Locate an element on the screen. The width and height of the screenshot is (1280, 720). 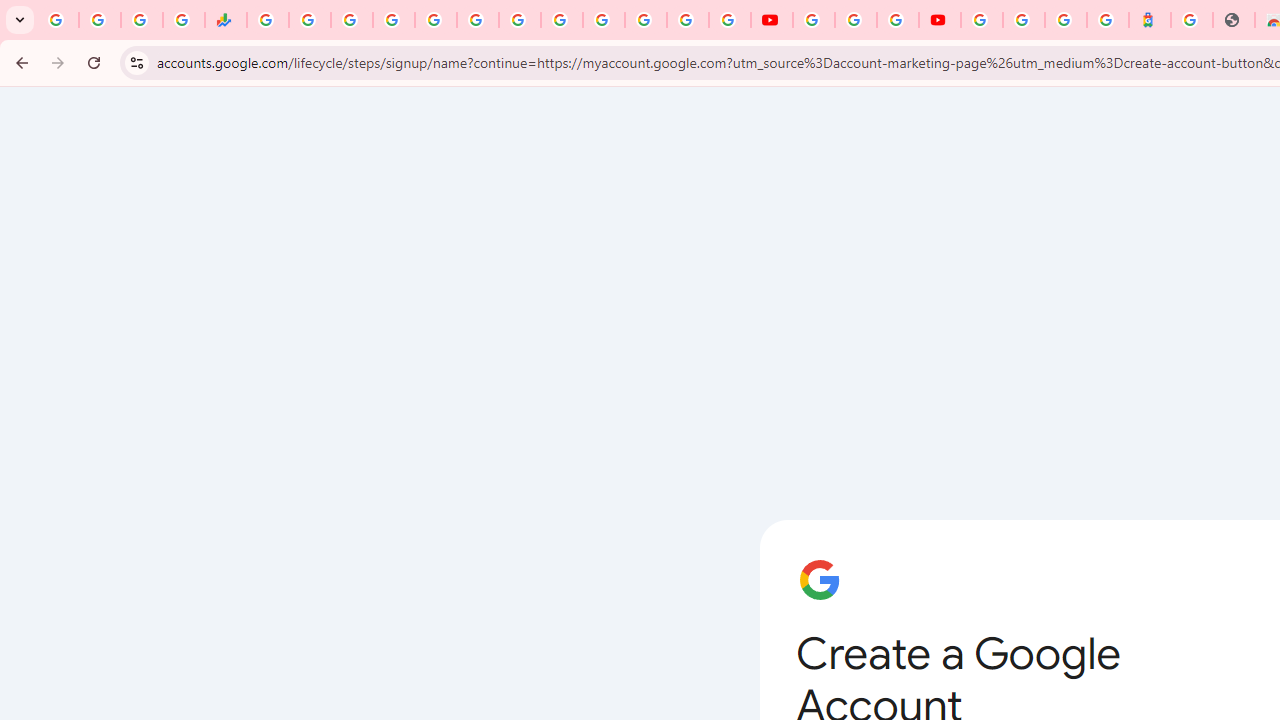
'Android TV Policies and Guidelines - Transparency Center' is located at coordinates (520, 20).